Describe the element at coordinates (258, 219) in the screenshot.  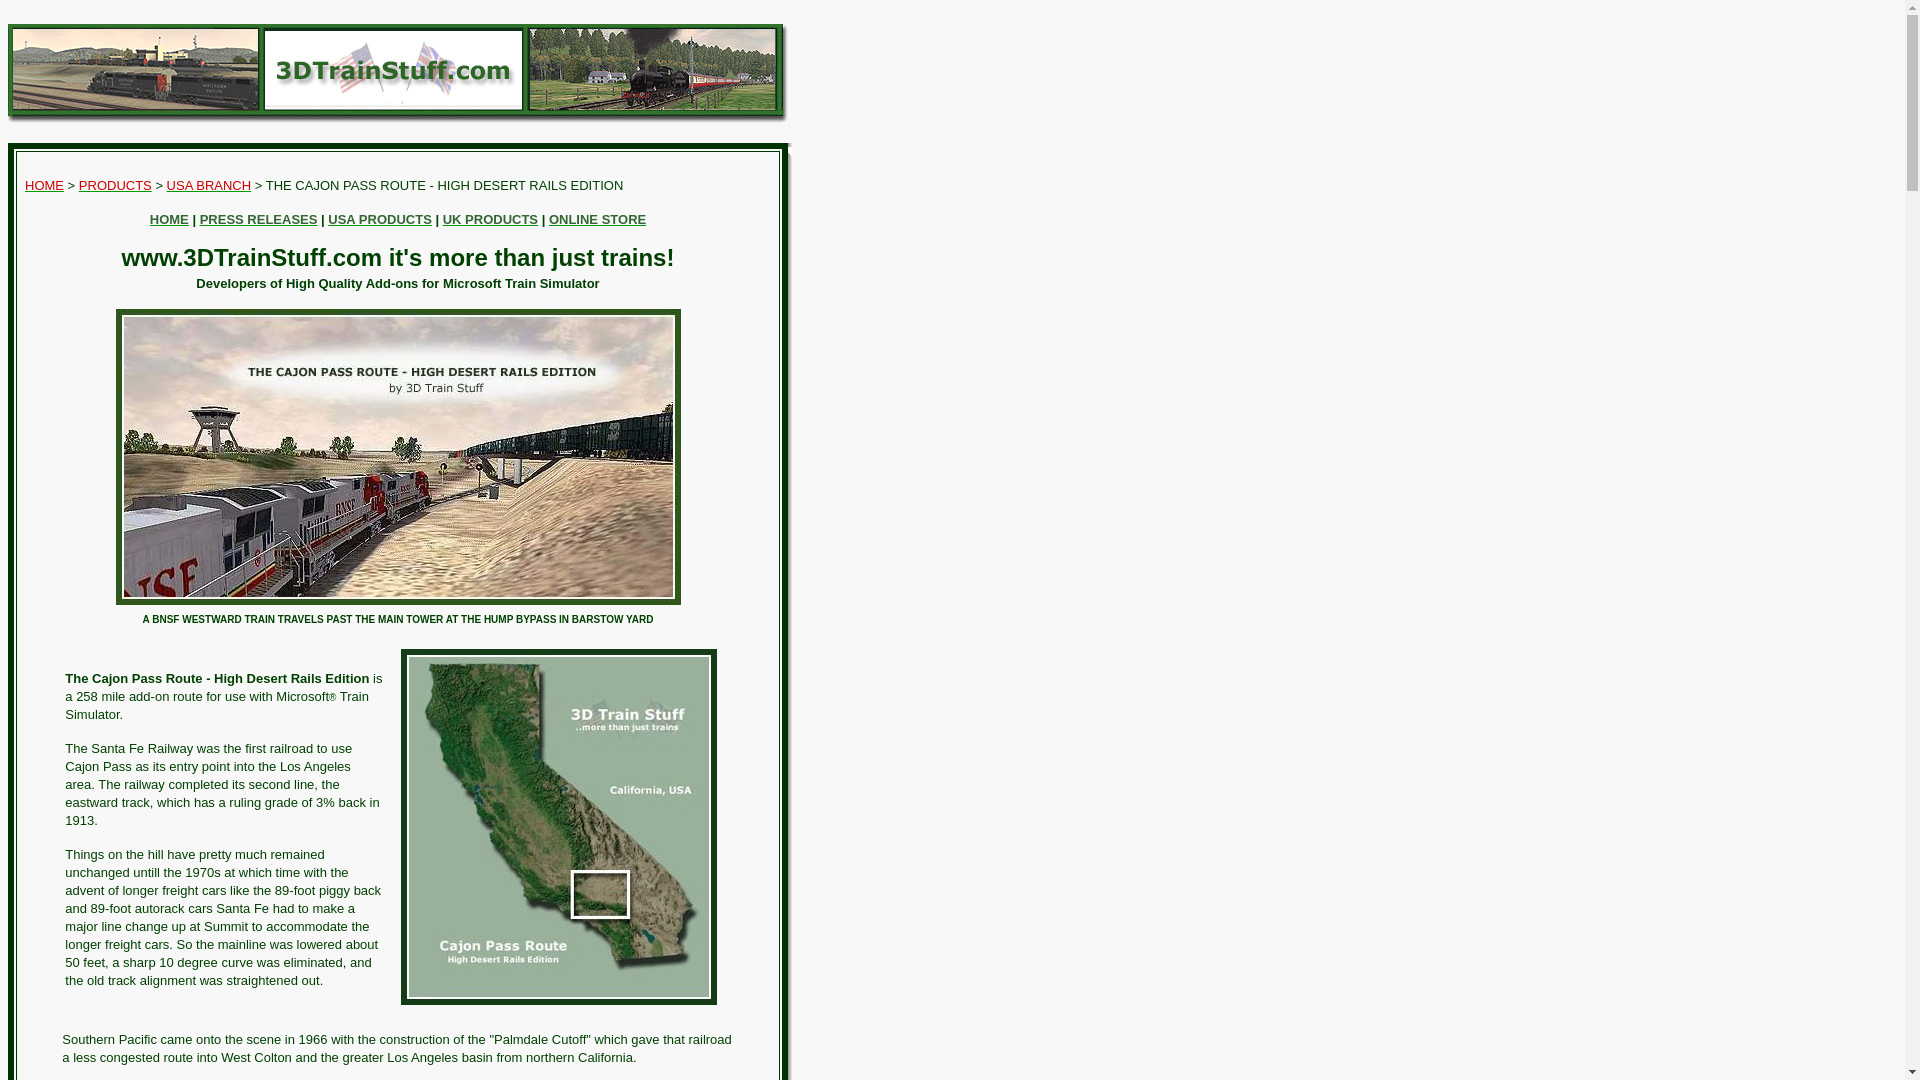
I see `'PRESS RELEASES'` at that location.